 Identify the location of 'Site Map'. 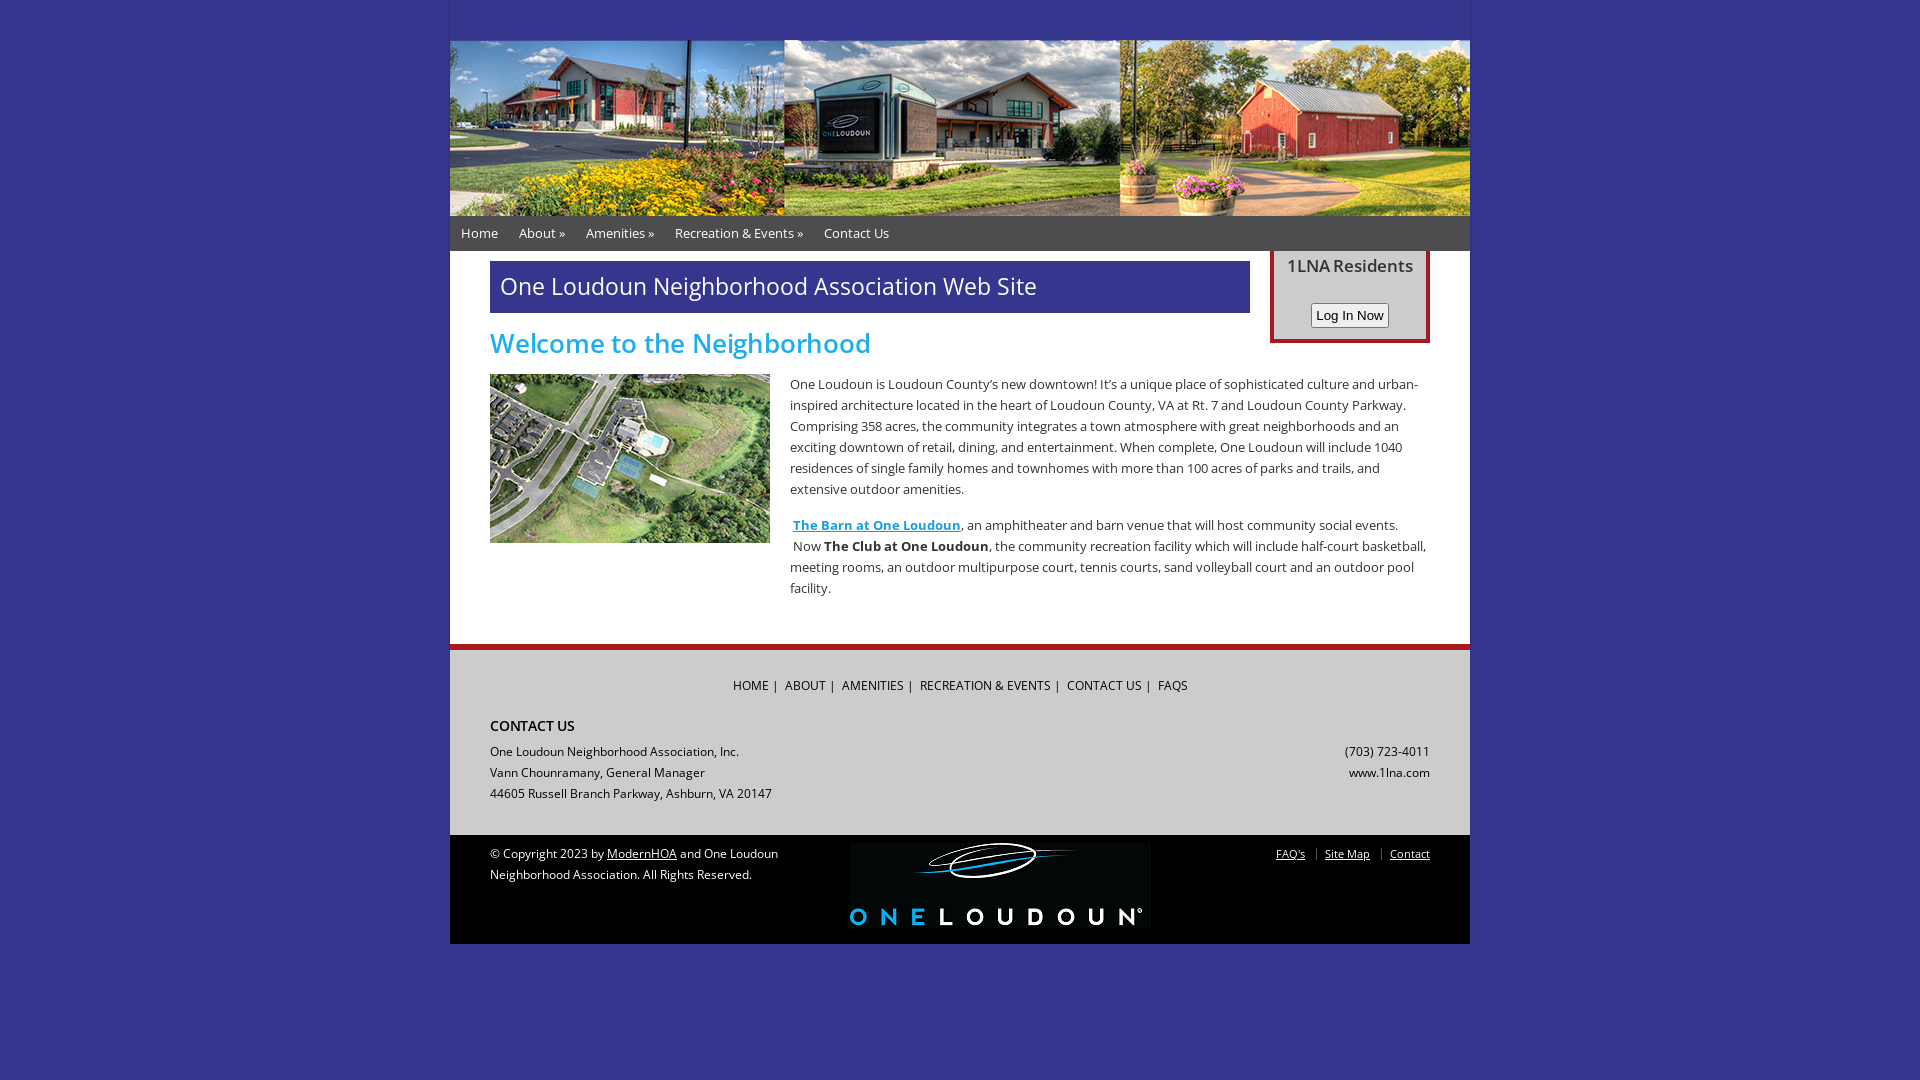
(1324, 853).